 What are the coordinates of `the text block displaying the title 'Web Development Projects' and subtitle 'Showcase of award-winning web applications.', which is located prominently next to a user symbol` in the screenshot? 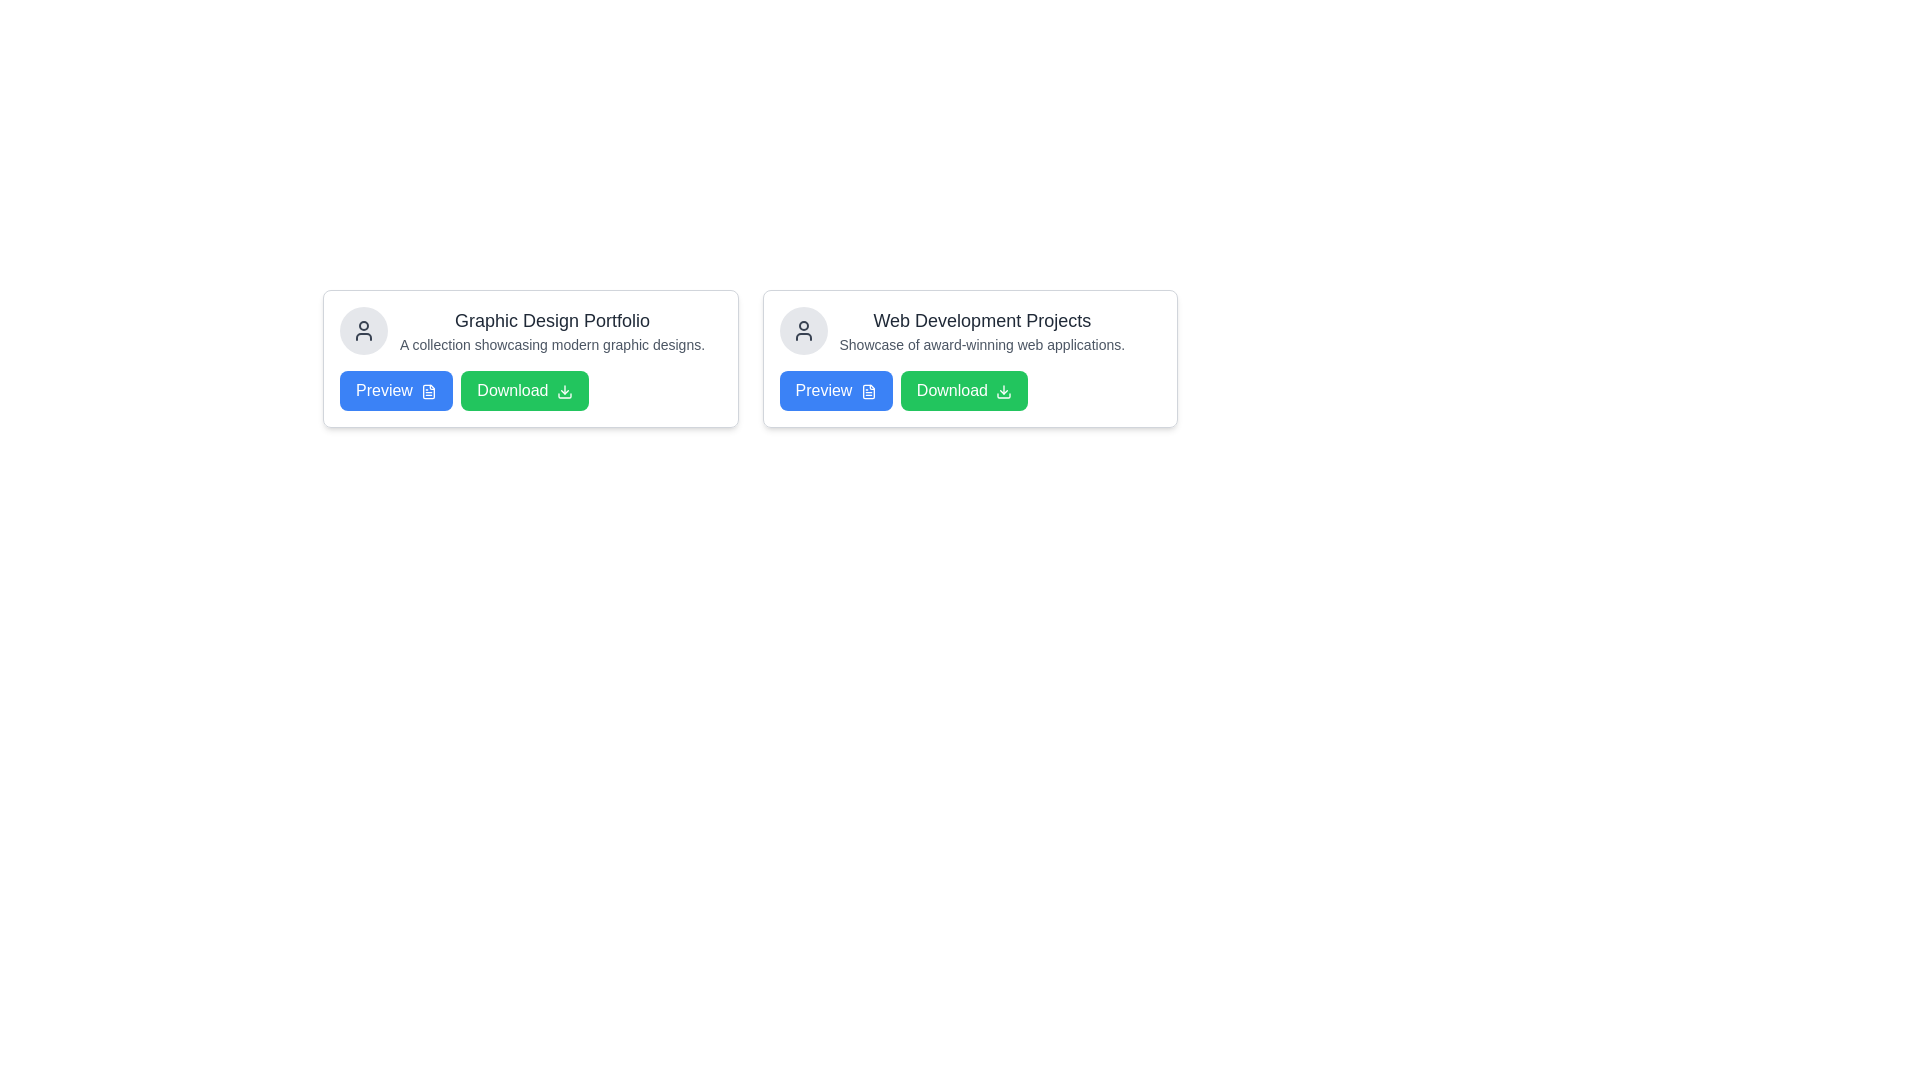 It's located at (970, 330).